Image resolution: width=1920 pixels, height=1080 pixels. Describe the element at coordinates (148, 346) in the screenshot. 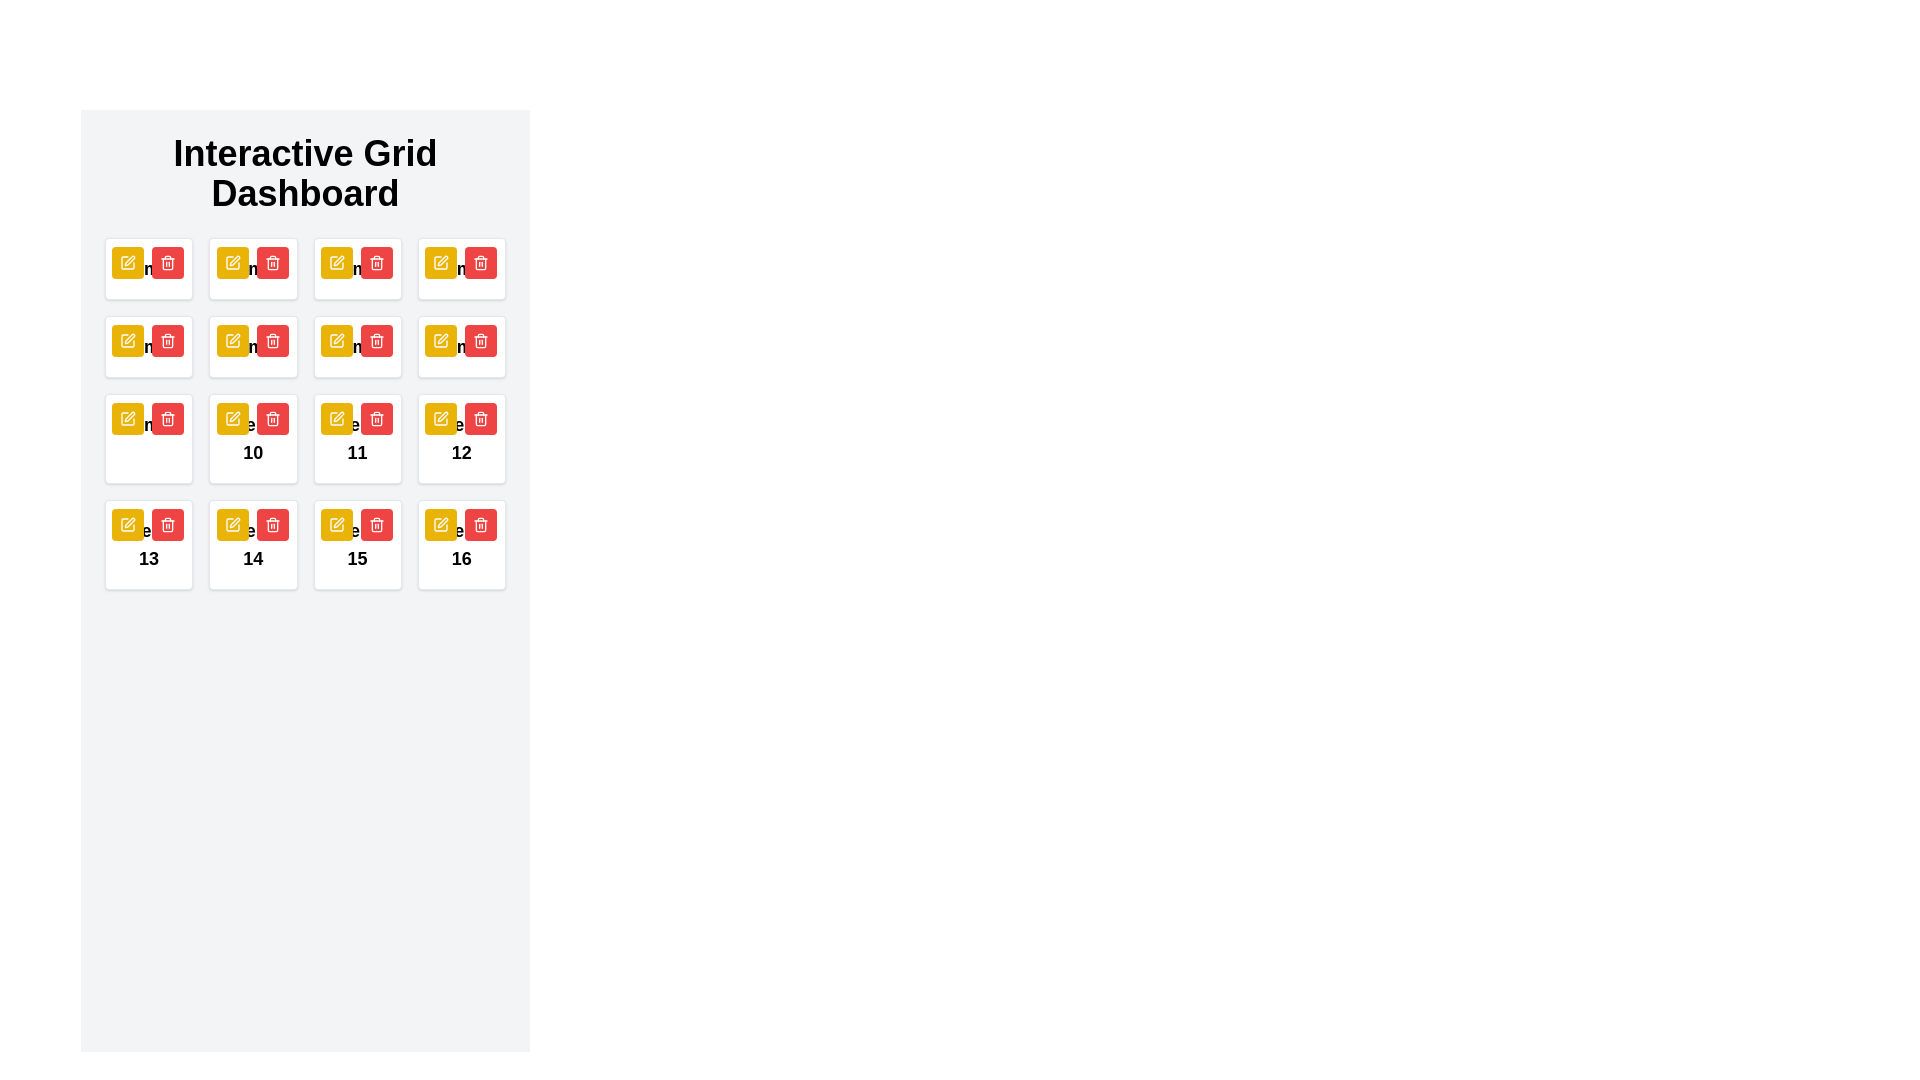

I see `the stylized edit icon within the yellow square button located on the fifth card of the 'Interactive Grid Dashboard' to initiate editing` at that location.